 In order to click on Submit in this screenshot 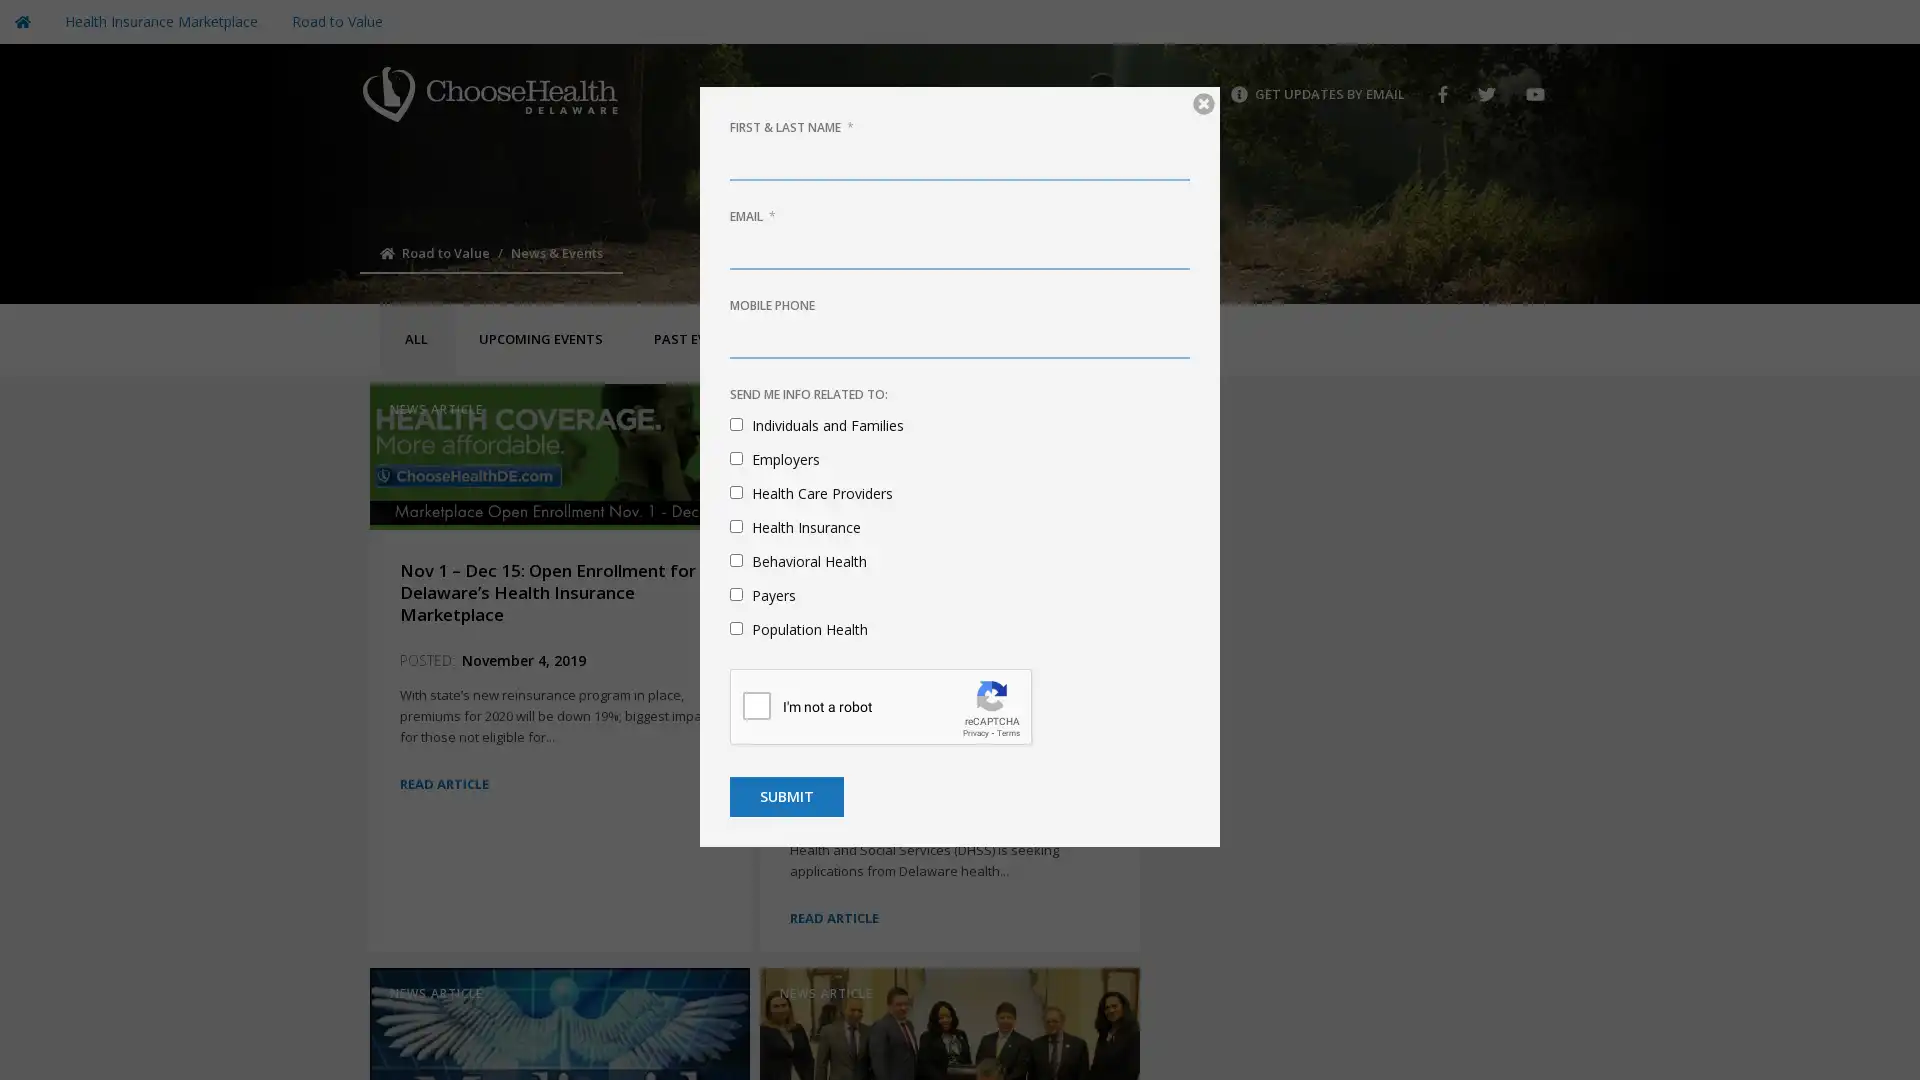, I will do `click(786, 796)`.